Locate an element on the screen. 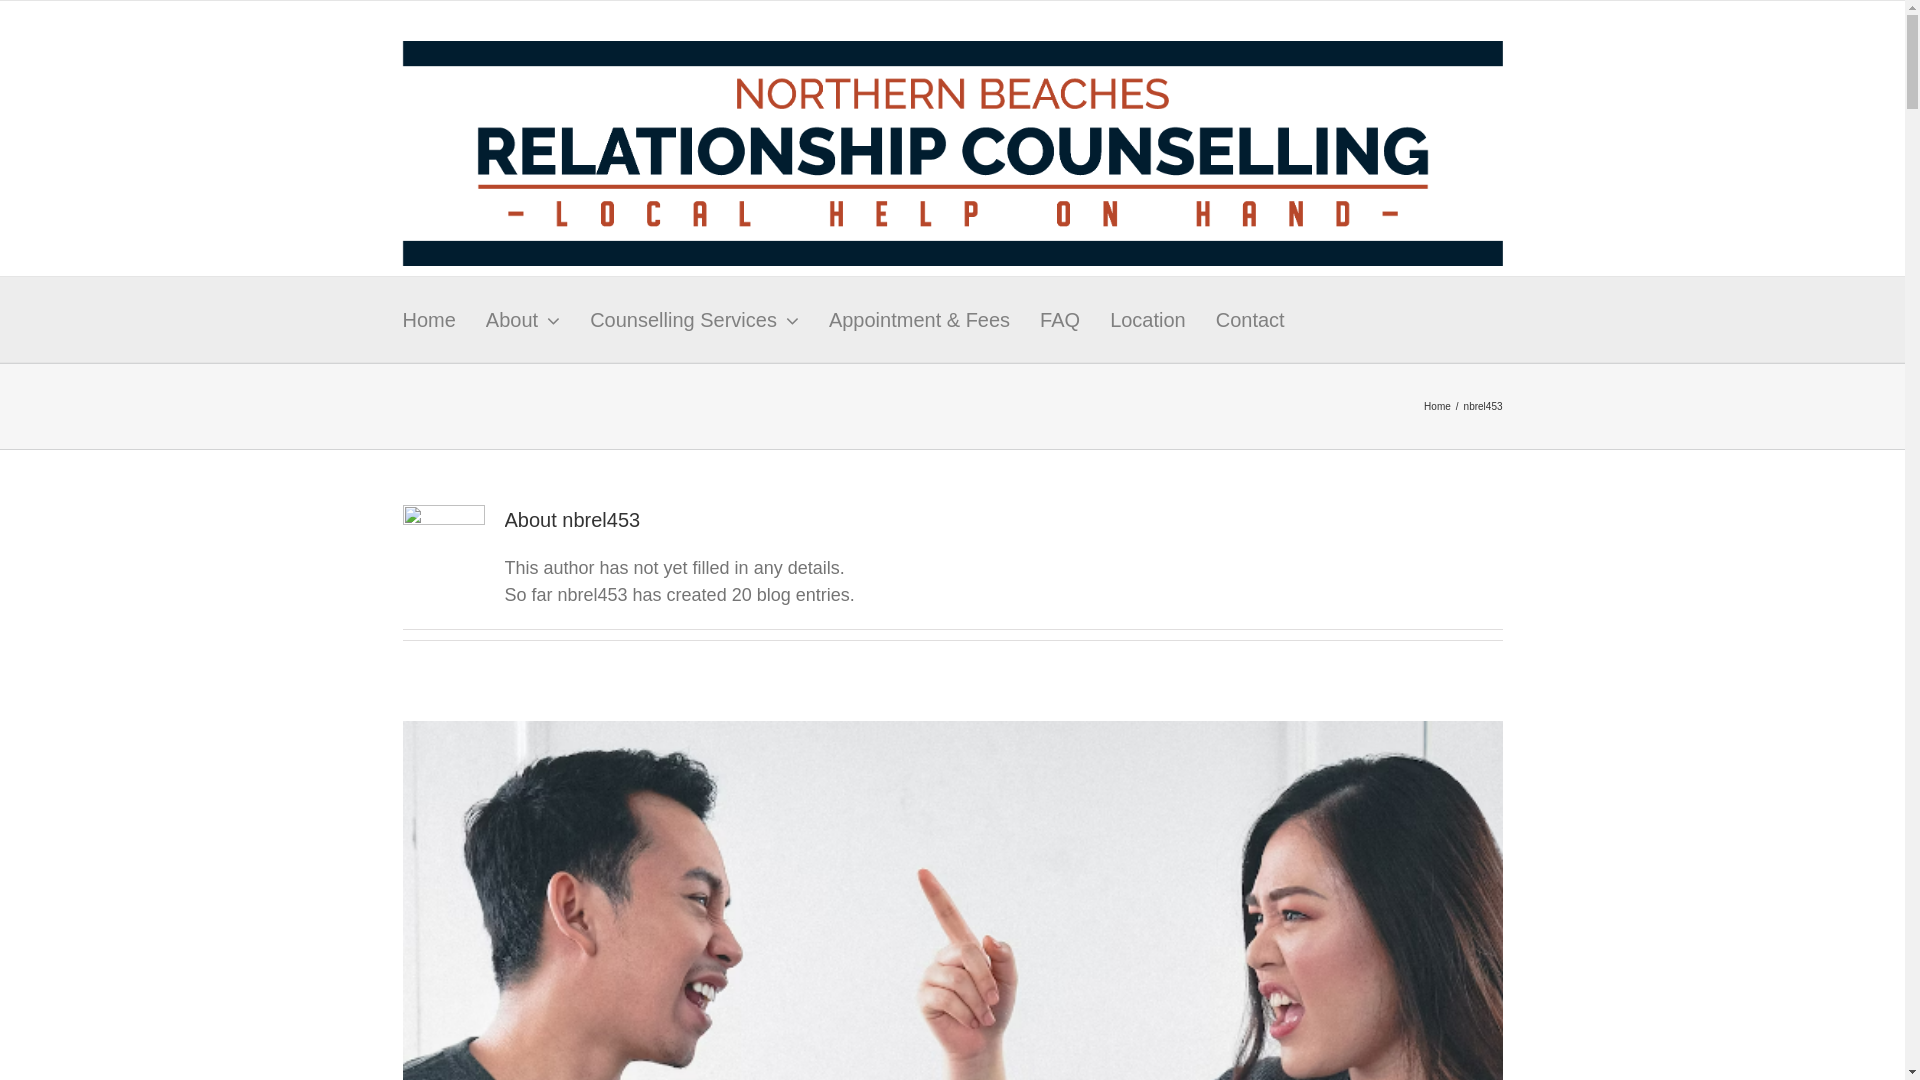 Image resolution: width=1920 pixels, height=1080 pixels. 'About' is located at coordinates (485, 318).